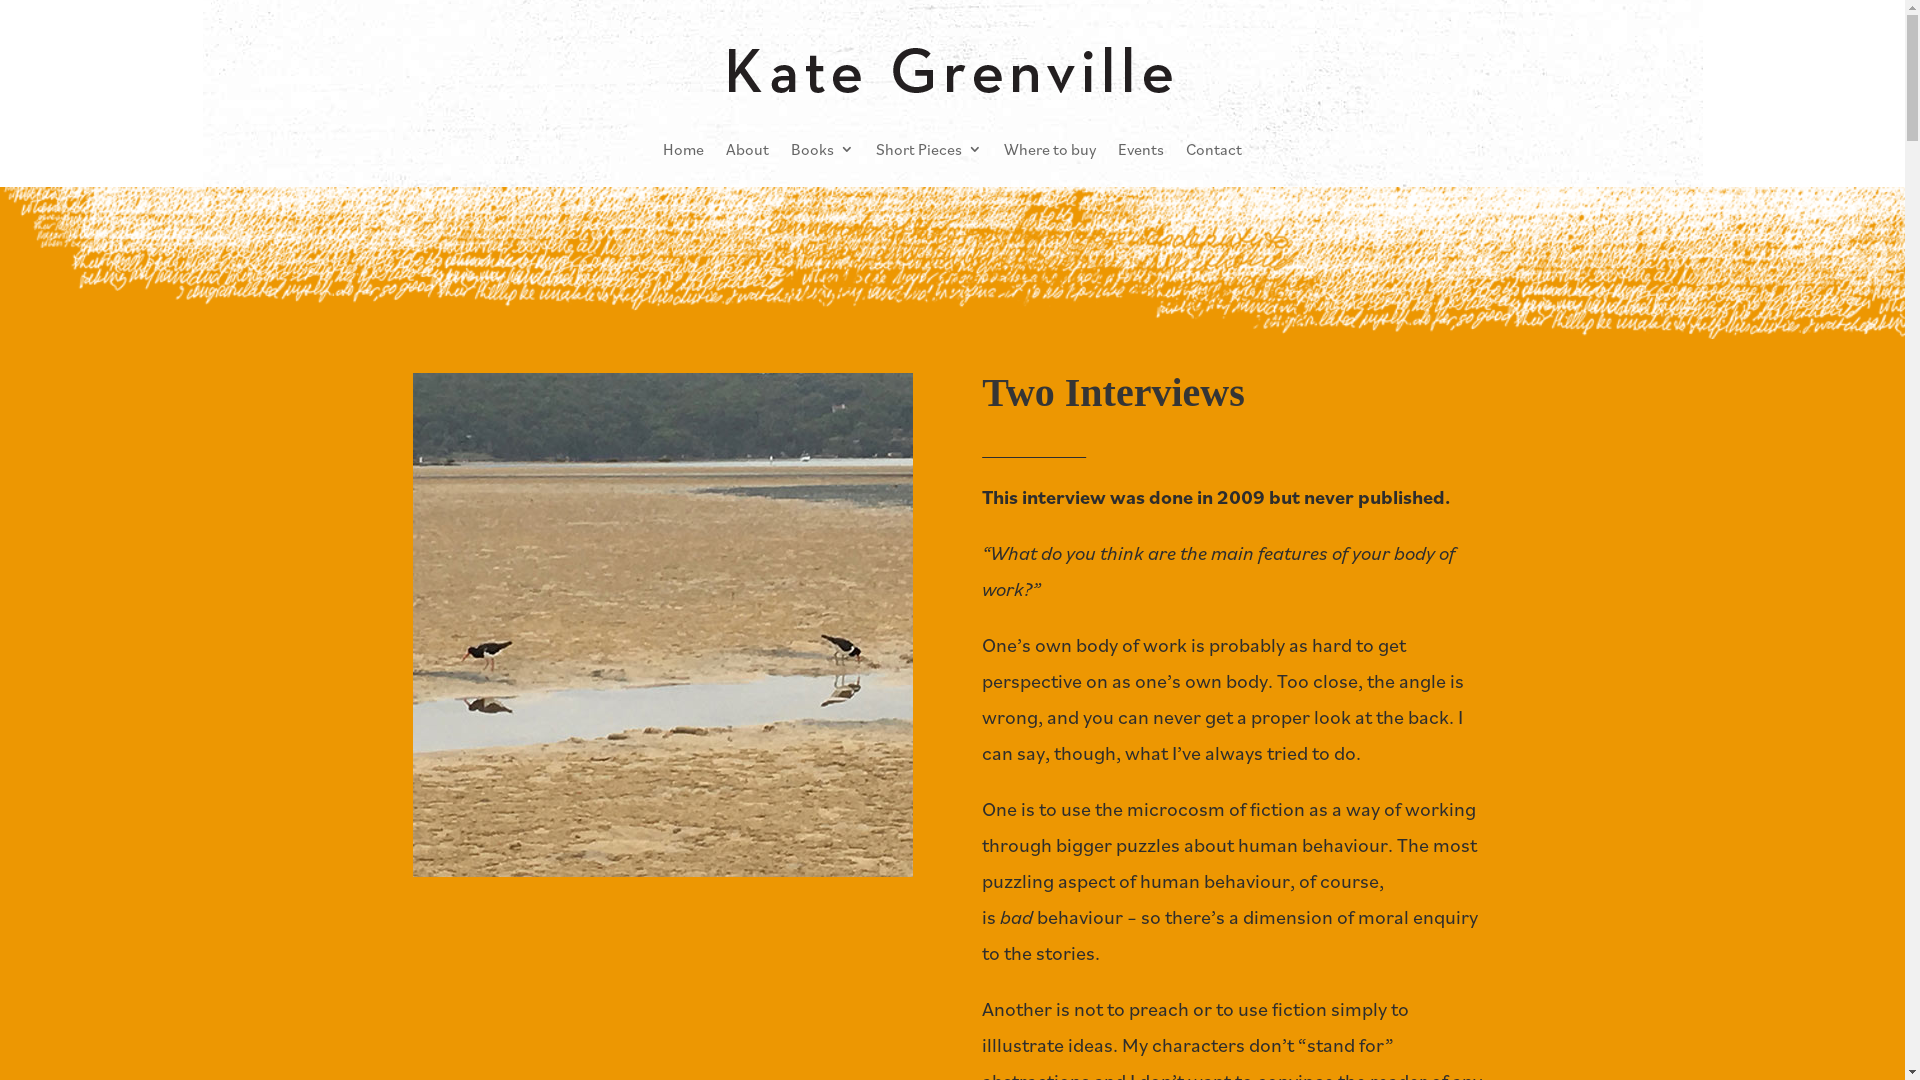 Image resolution: width=1920 pixels, height=1080 pixels. What do you see at coordinates (662, 623) in the screenshot?
I see `'birds'` at bounding box center [662, 623].